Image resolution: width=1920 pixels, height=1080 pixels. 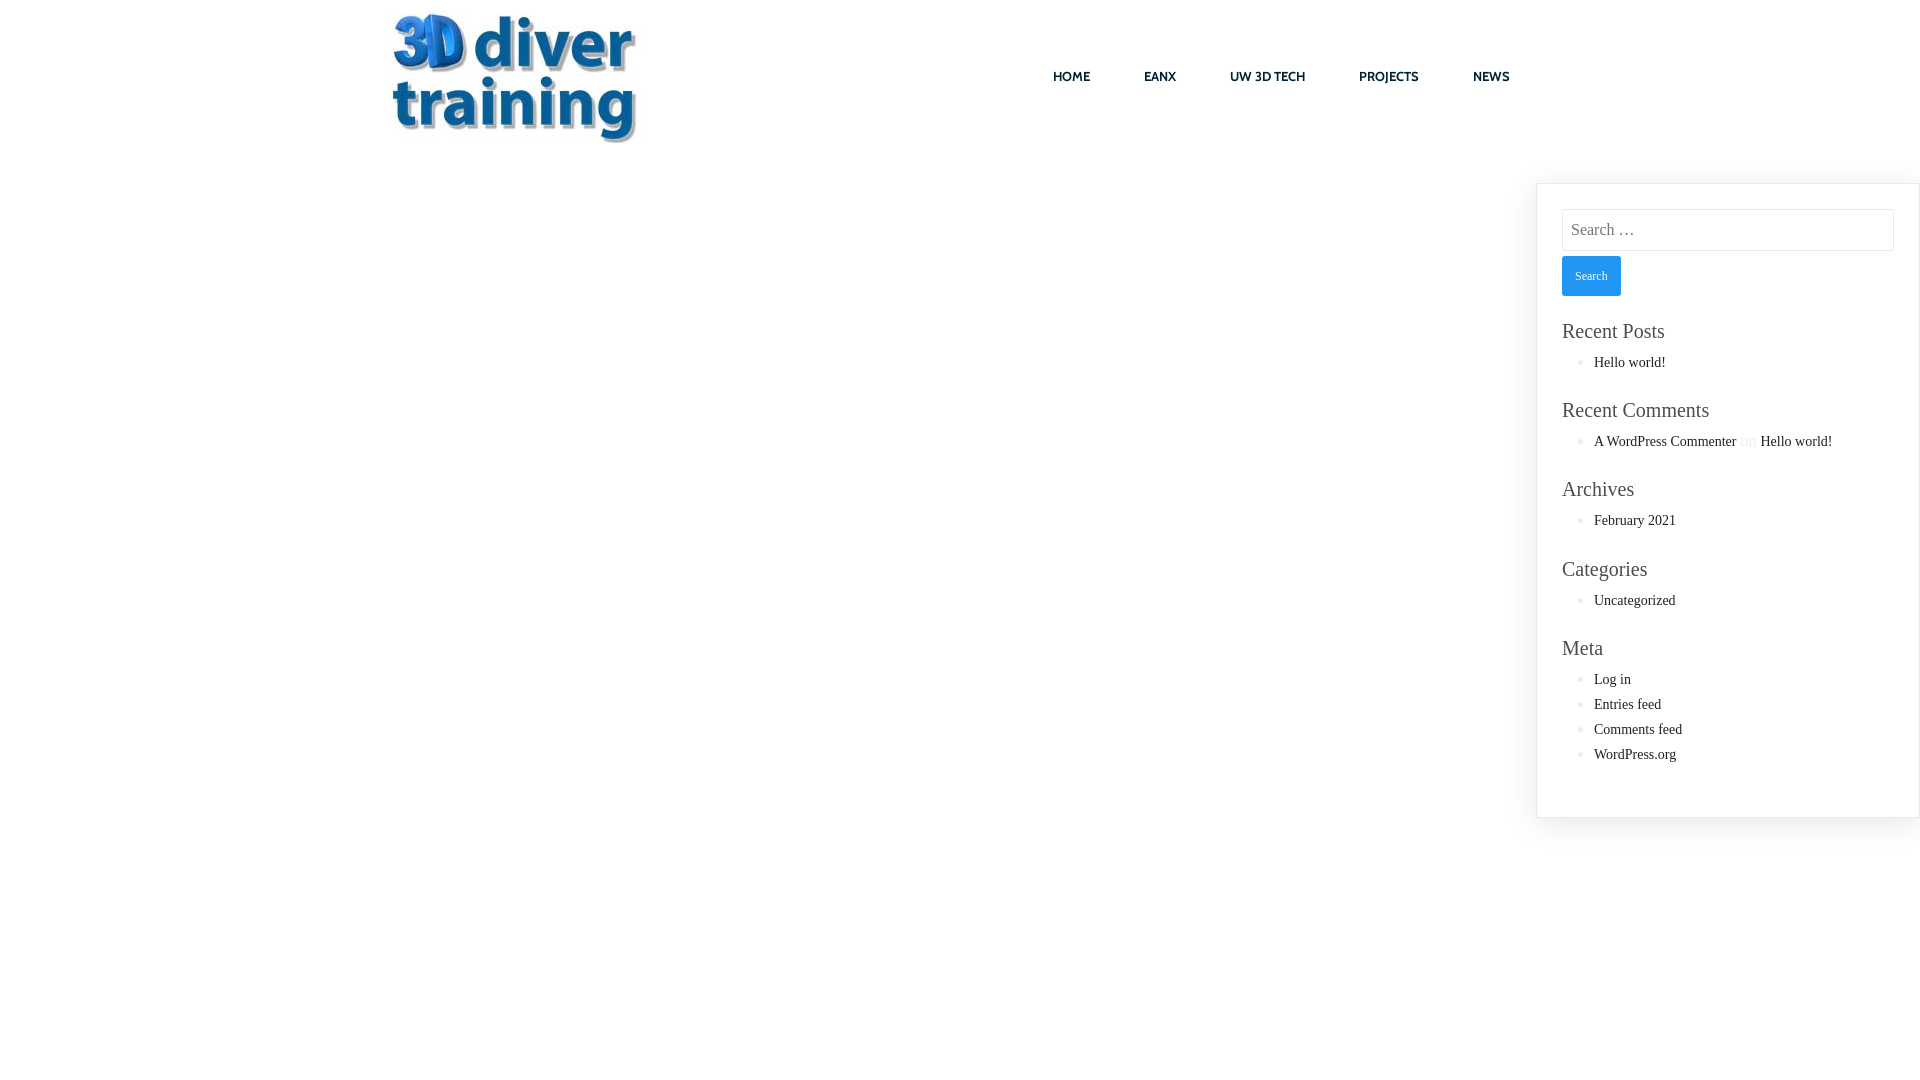 What do you see at coordinates (1627, 703) in the screenshot?
I see `'Entries feed'` at bounding box center [1627, 703].